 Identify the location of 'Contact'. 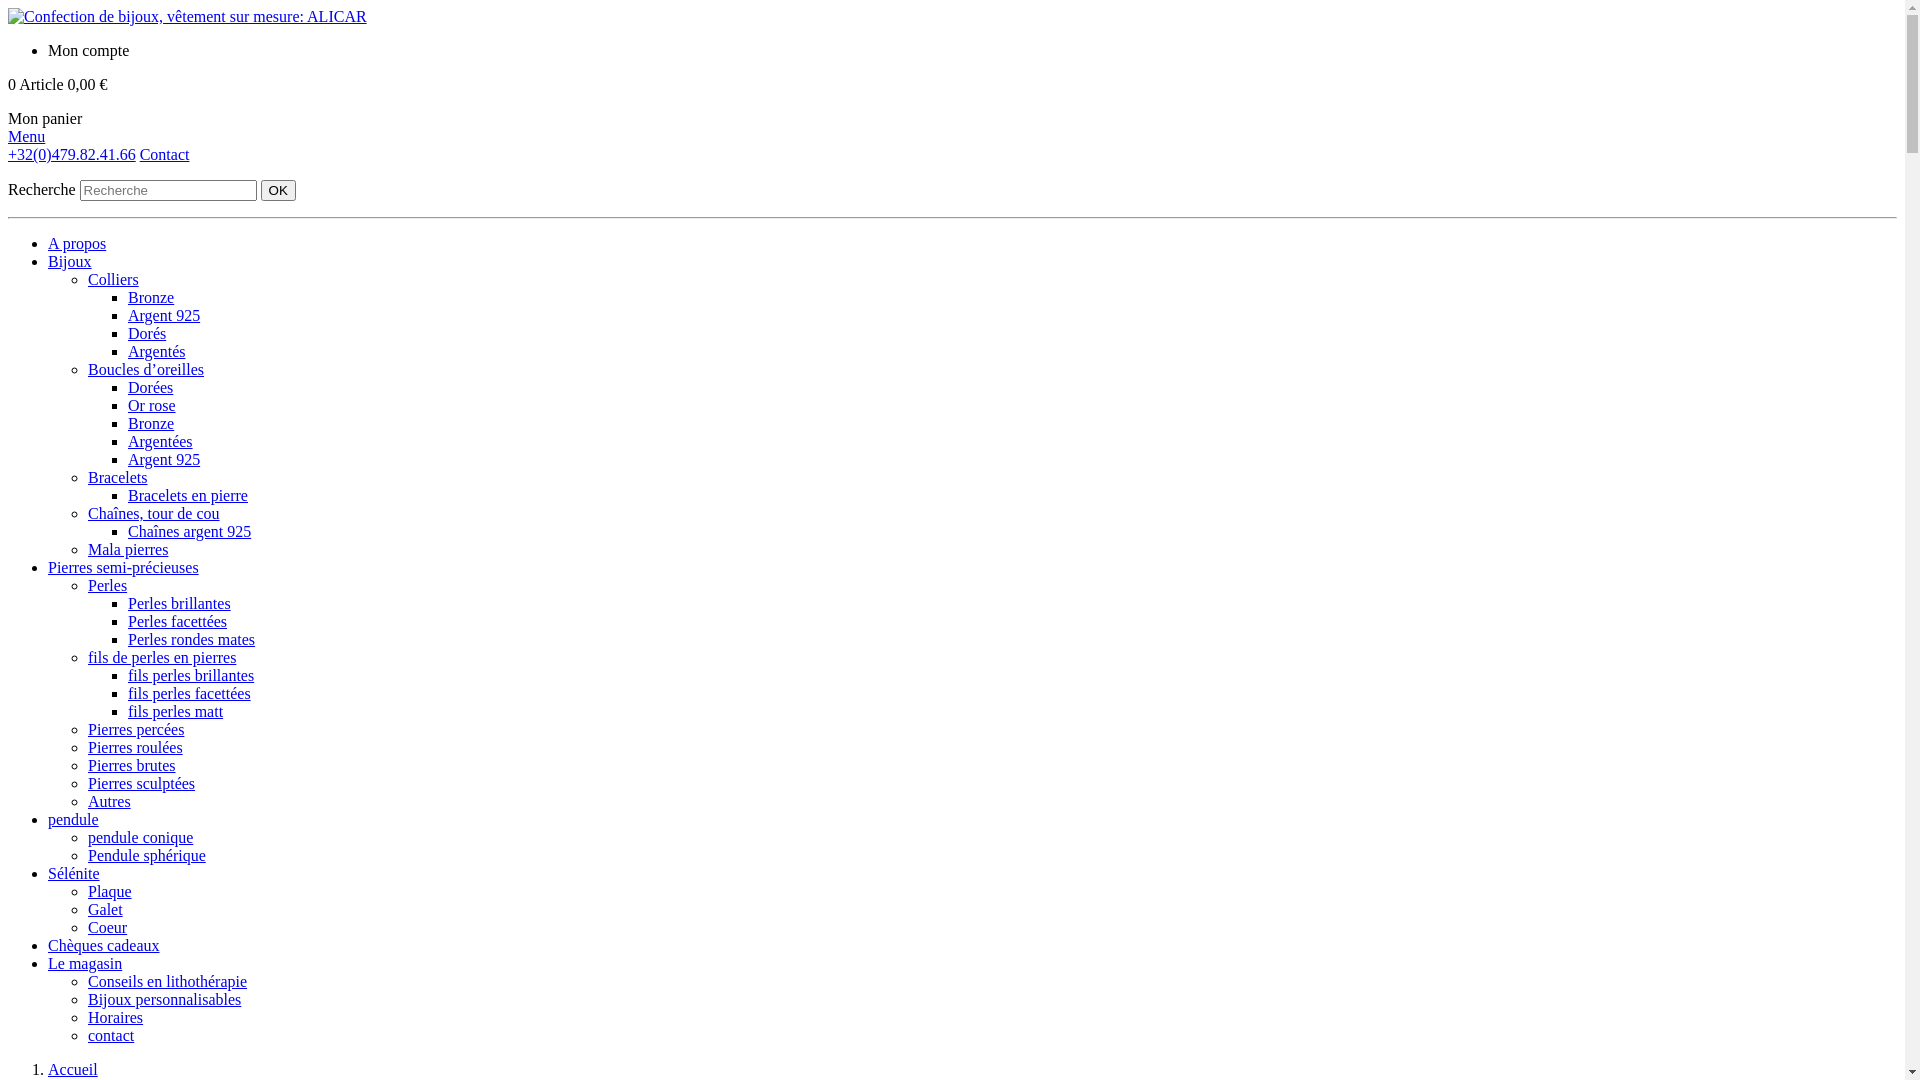
(138, 153).